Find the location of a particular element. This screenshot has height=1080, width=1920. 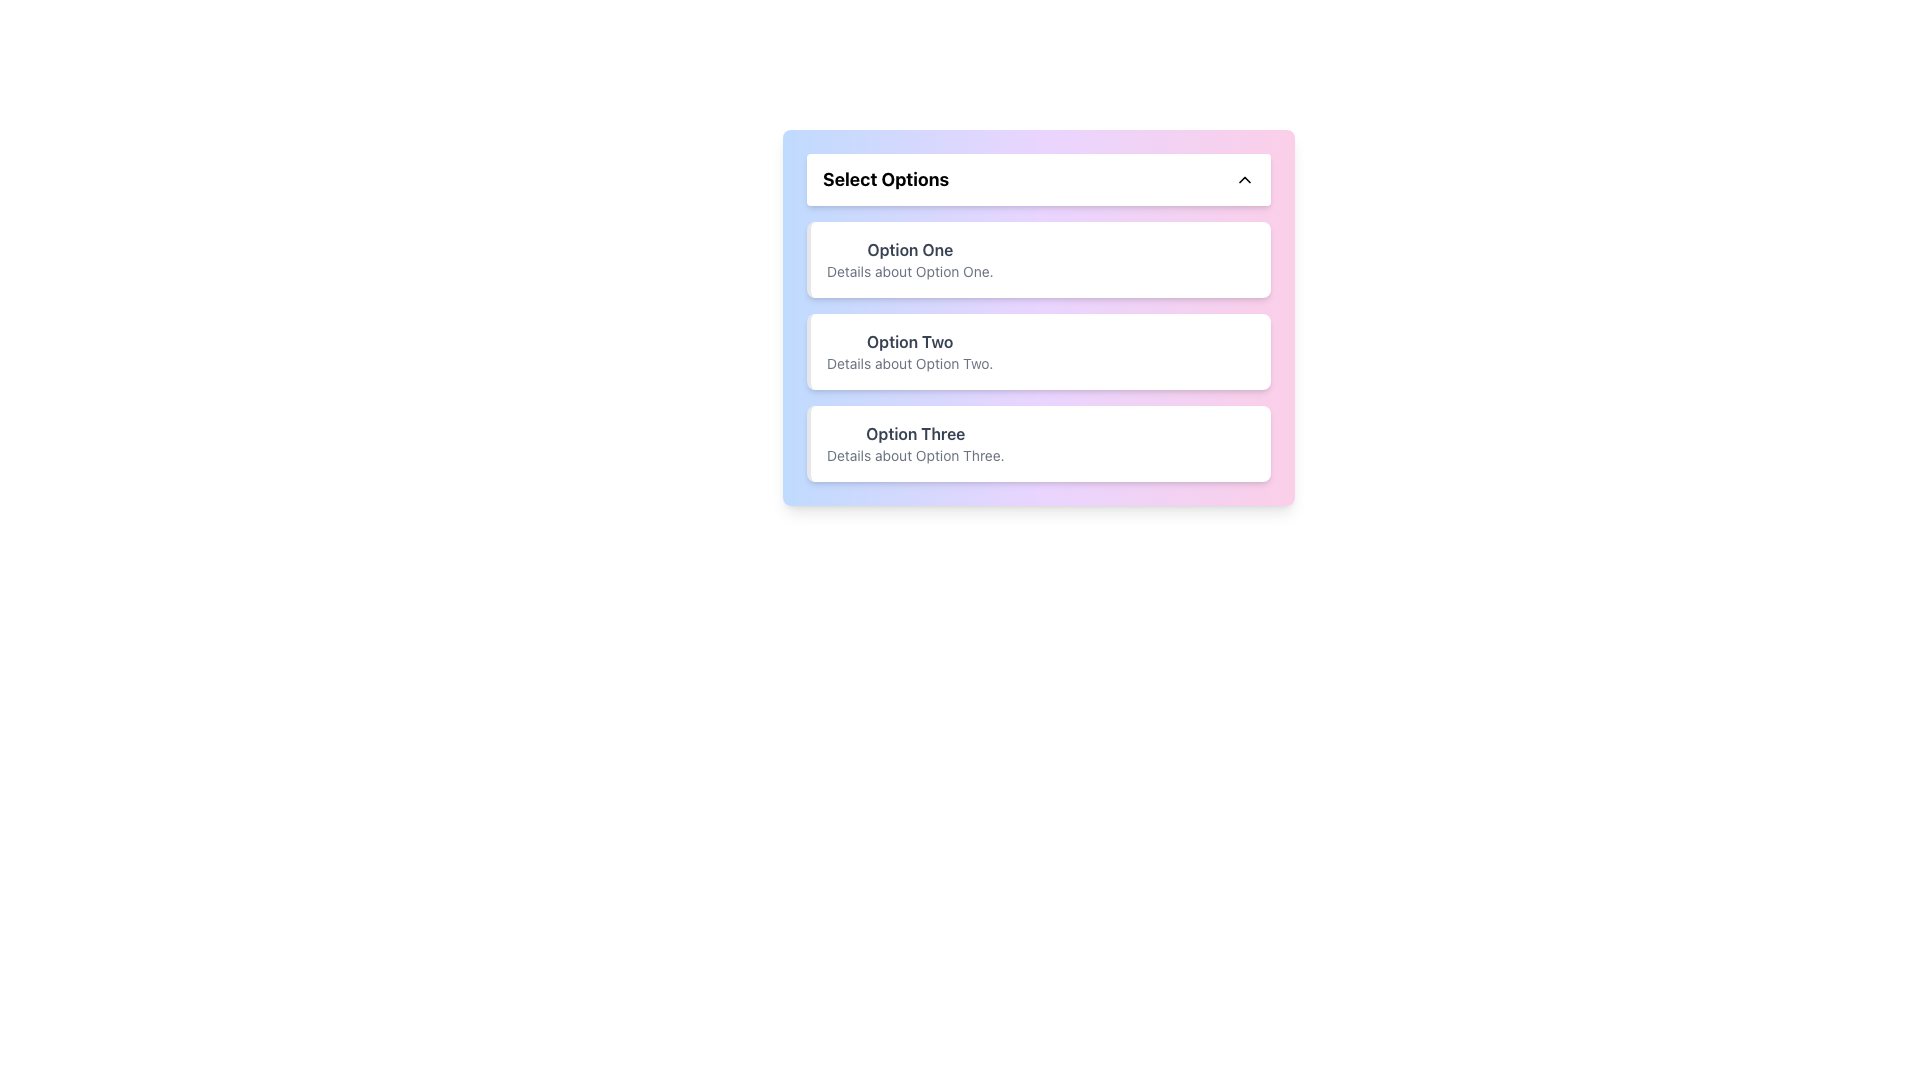

the third entry in the selection list, which represents 'Option Three' is located at coordinates (914, 442).